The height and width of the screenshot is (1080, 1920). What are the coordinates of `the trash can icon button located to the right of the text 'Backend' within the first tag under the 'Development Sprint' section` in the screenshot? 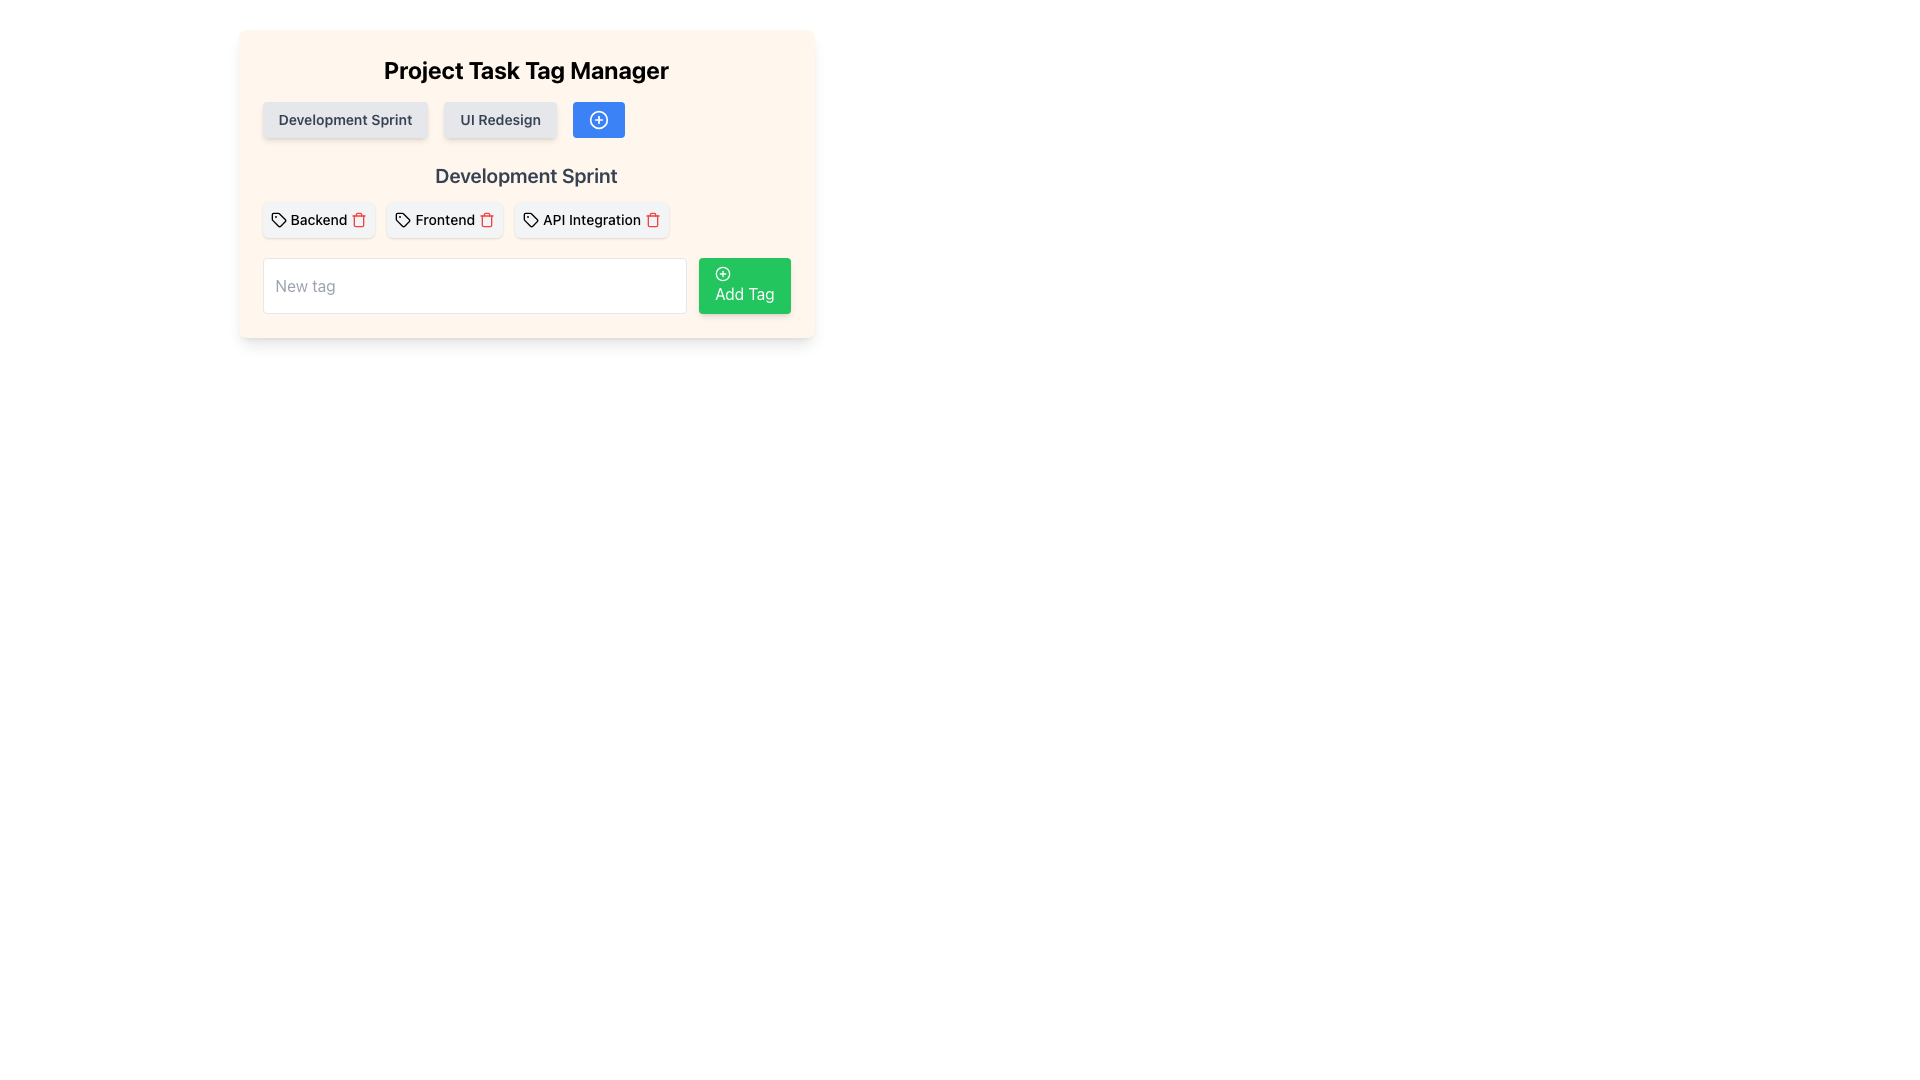 It's located at (359, 219).